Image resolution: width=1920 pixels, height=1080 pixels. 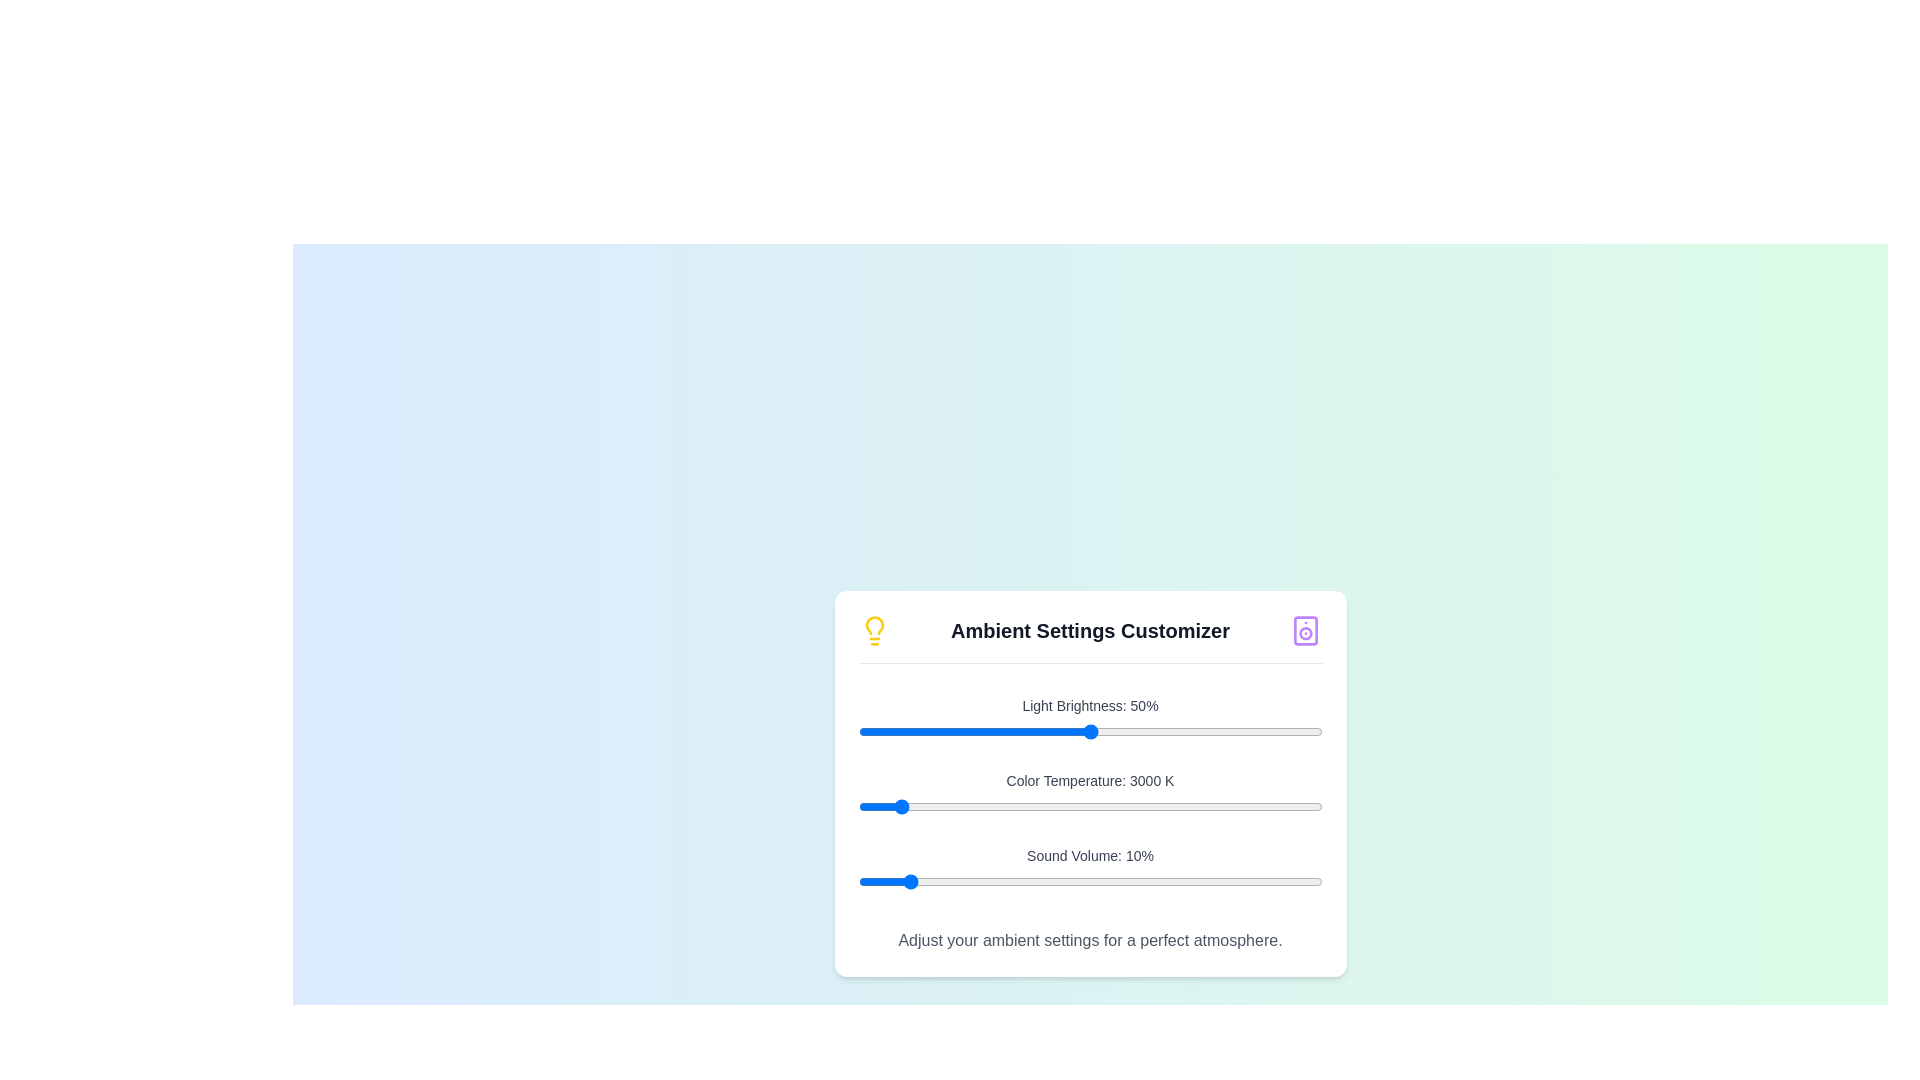 What do you see at coordinates (1103, 881) in the screenshot?
I see `the sound volume` at bounding box center [1103, 881].